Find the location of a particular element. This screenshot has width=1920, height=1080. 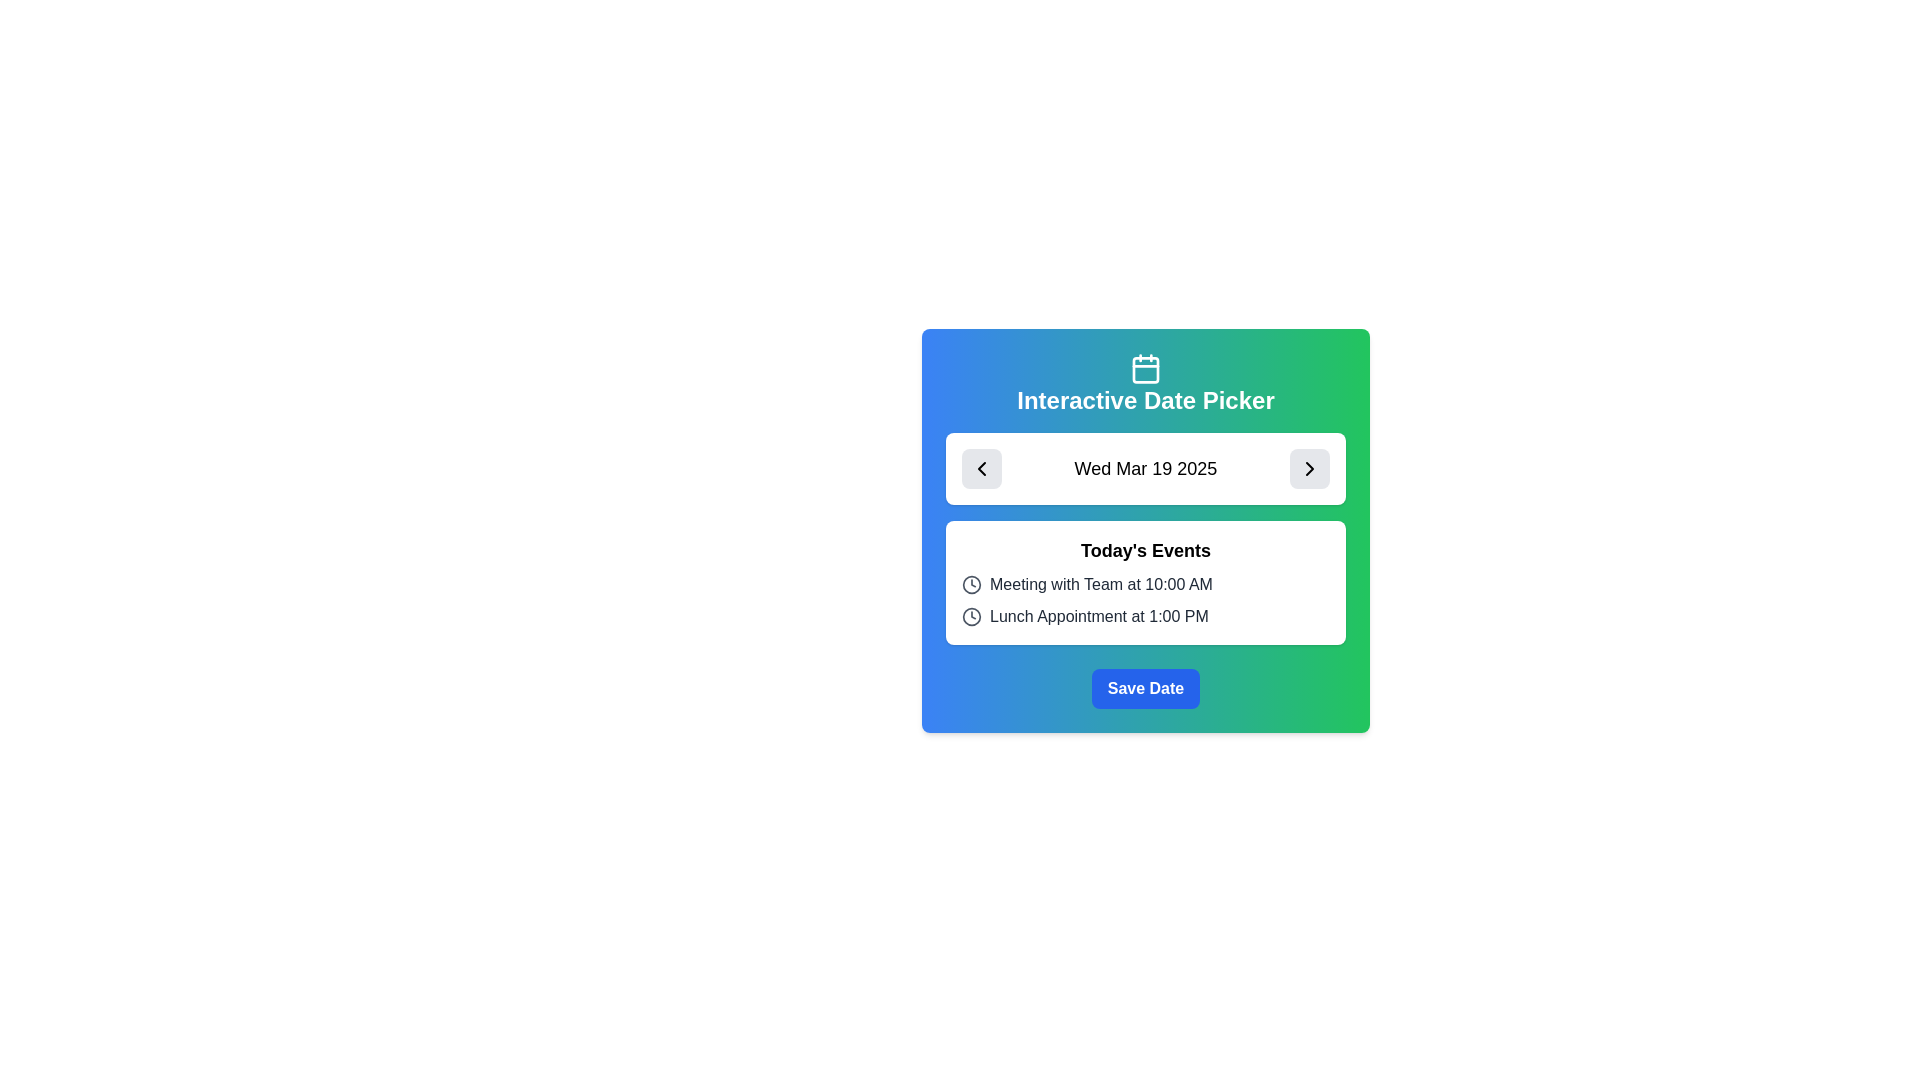

the time icon associated with the event 'Meeting with Team at 10:00 AM', which is the first icon in the event row located in the middle of the event list section is located at coordinates (971, 585).